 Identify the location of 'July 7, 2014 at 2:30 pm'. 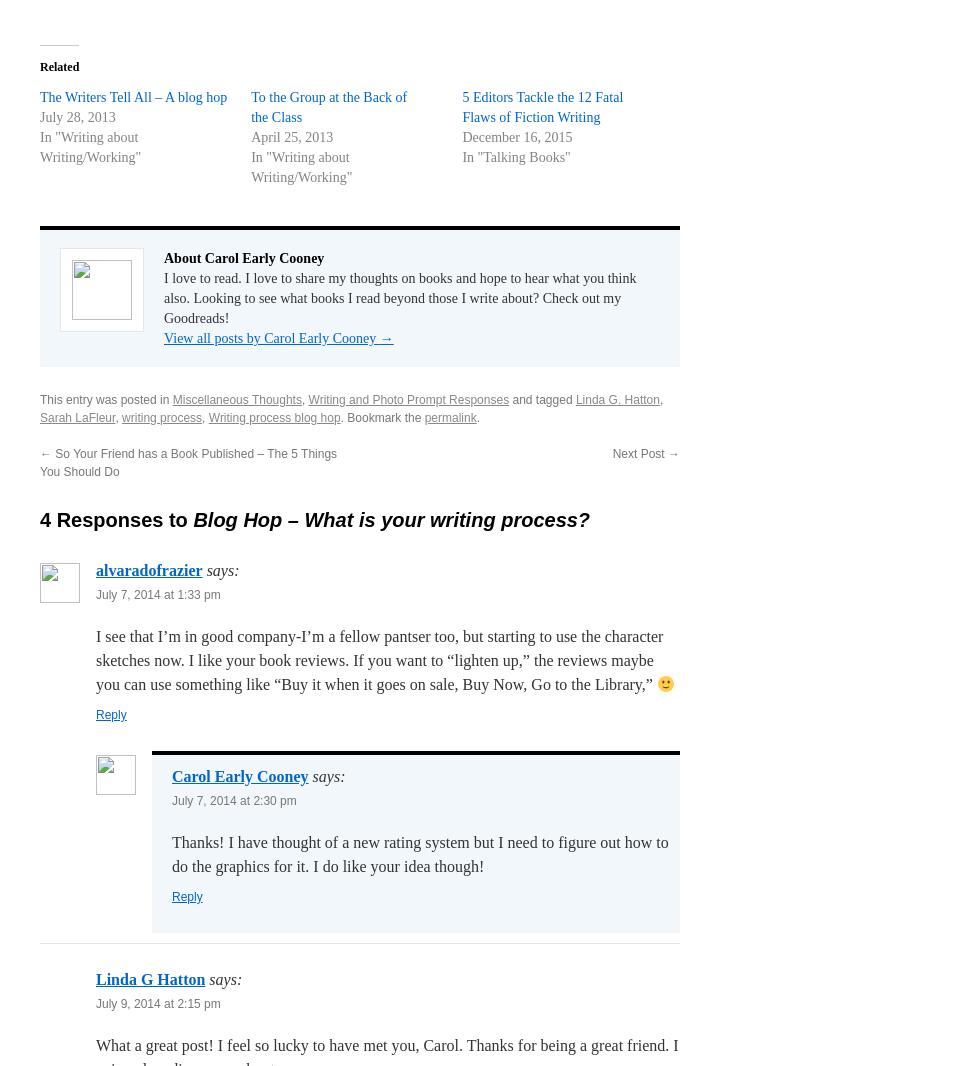
(234, 800).